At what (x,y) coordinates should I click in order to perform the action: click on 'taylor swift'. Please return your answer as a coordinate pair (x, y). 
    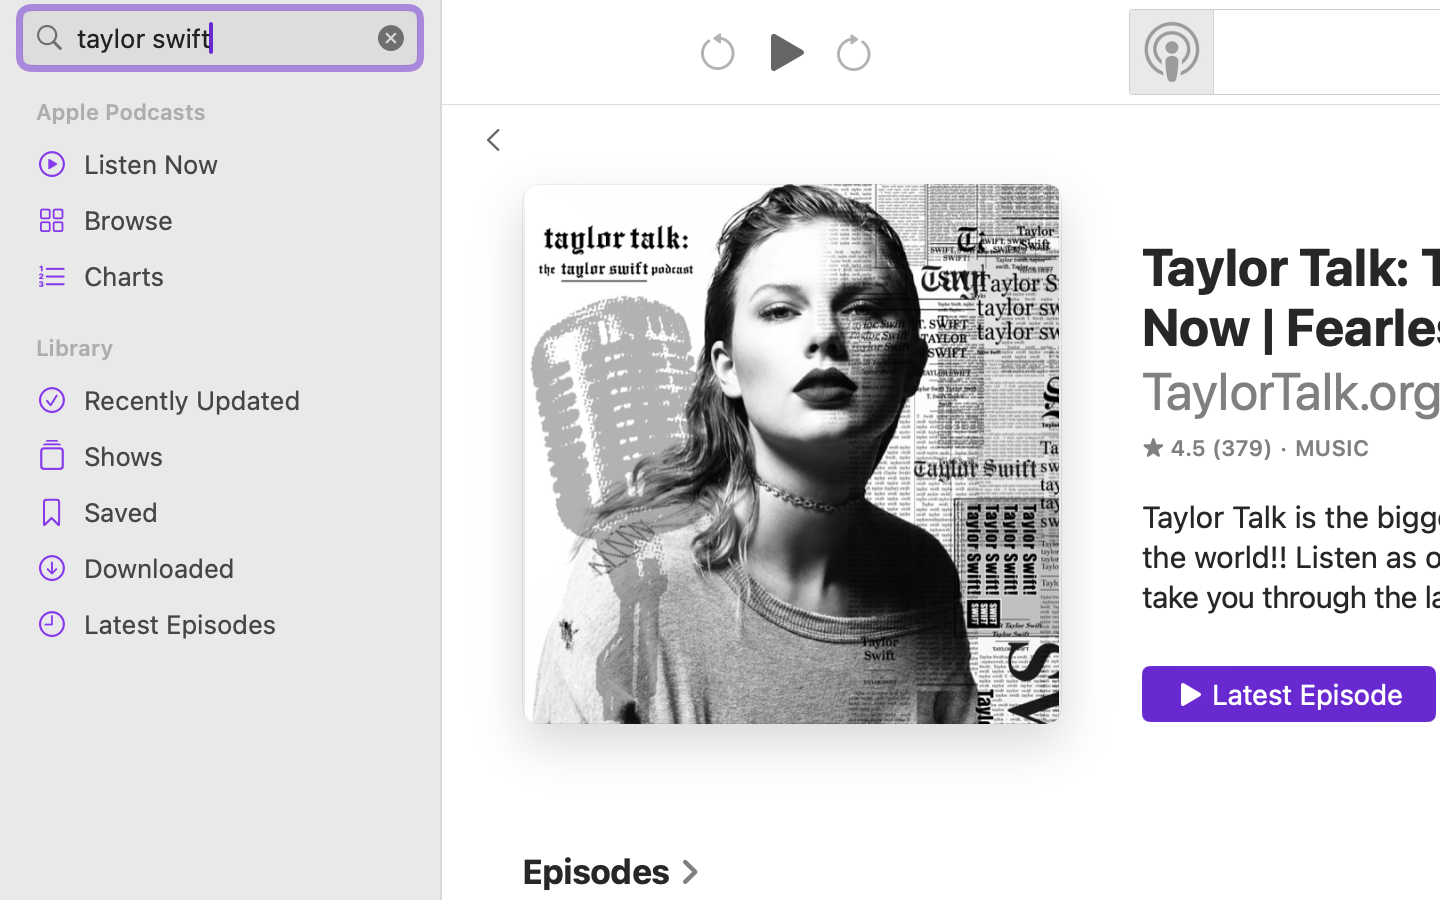
    Looking at the image, I should click on (220, 36).